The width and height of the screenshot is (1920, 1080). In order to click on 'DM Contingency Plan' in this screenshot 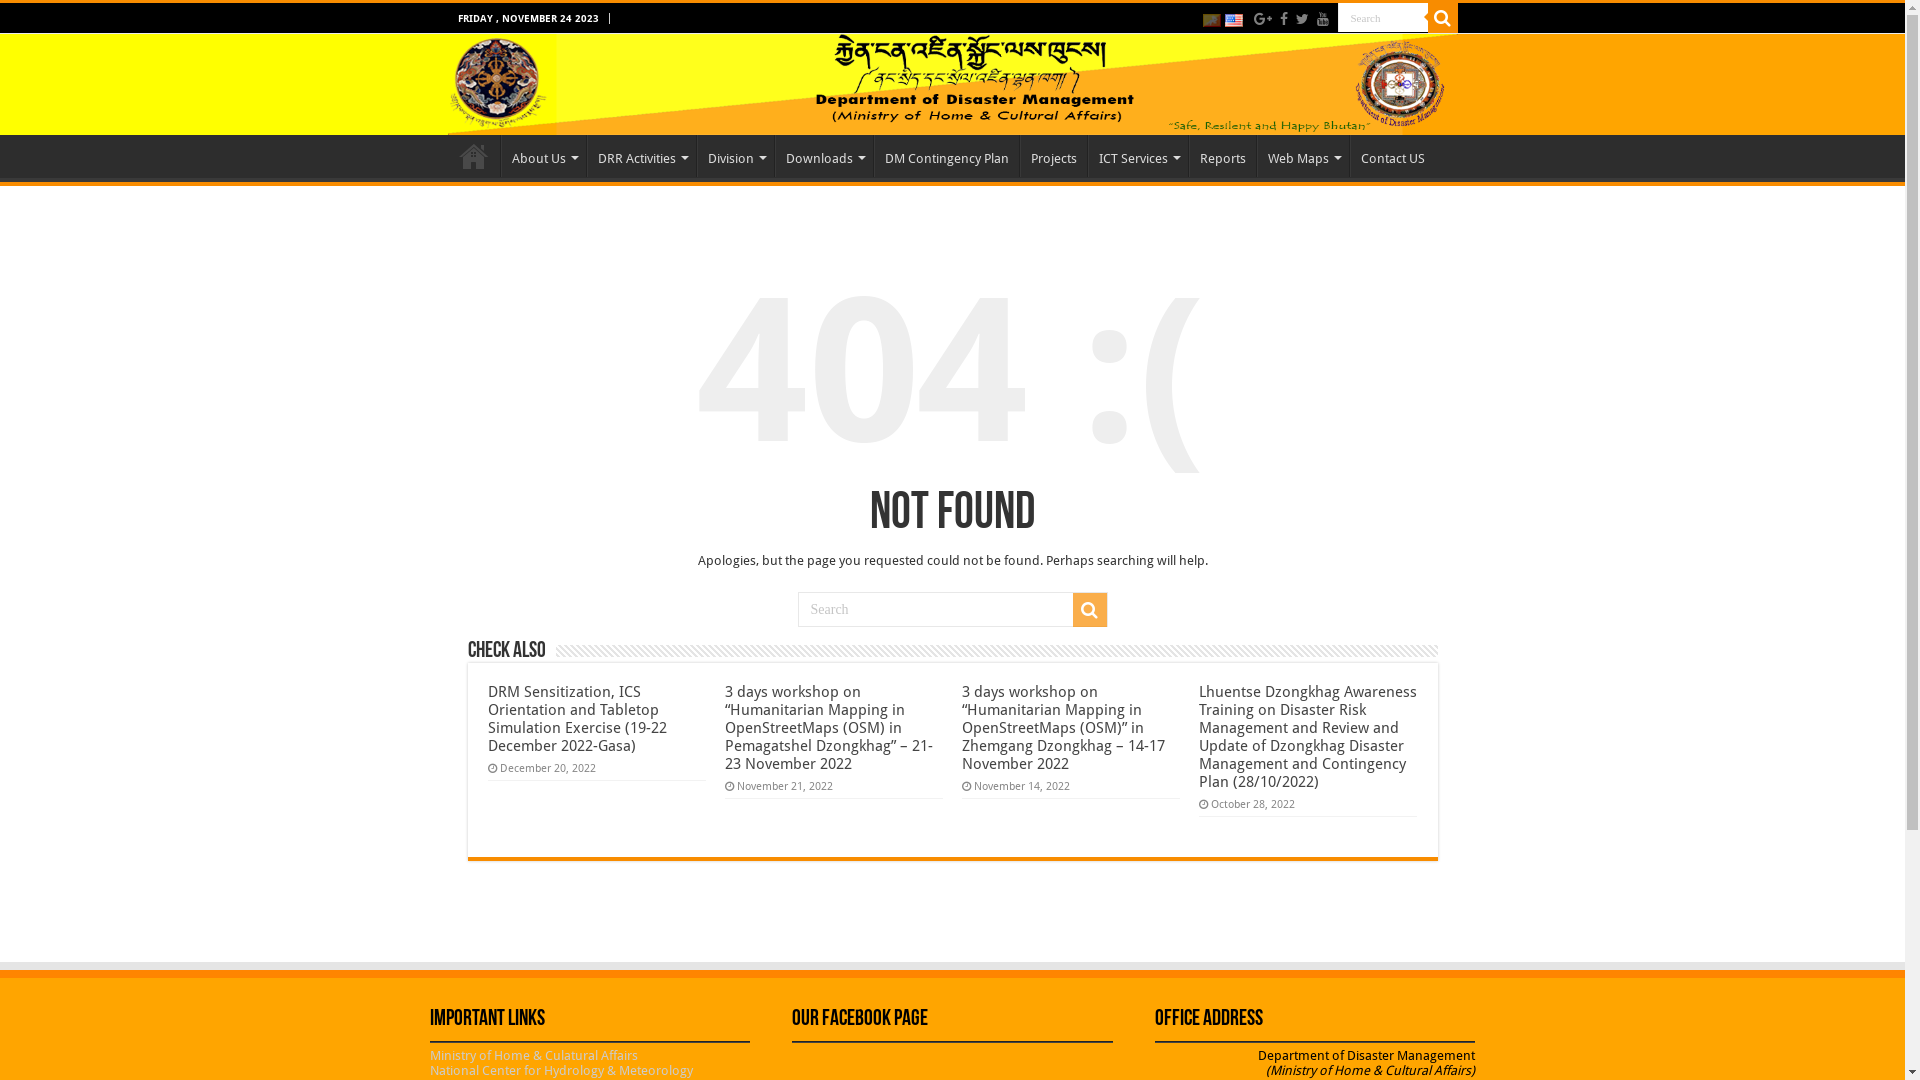, I will do `click(945, 154)`.